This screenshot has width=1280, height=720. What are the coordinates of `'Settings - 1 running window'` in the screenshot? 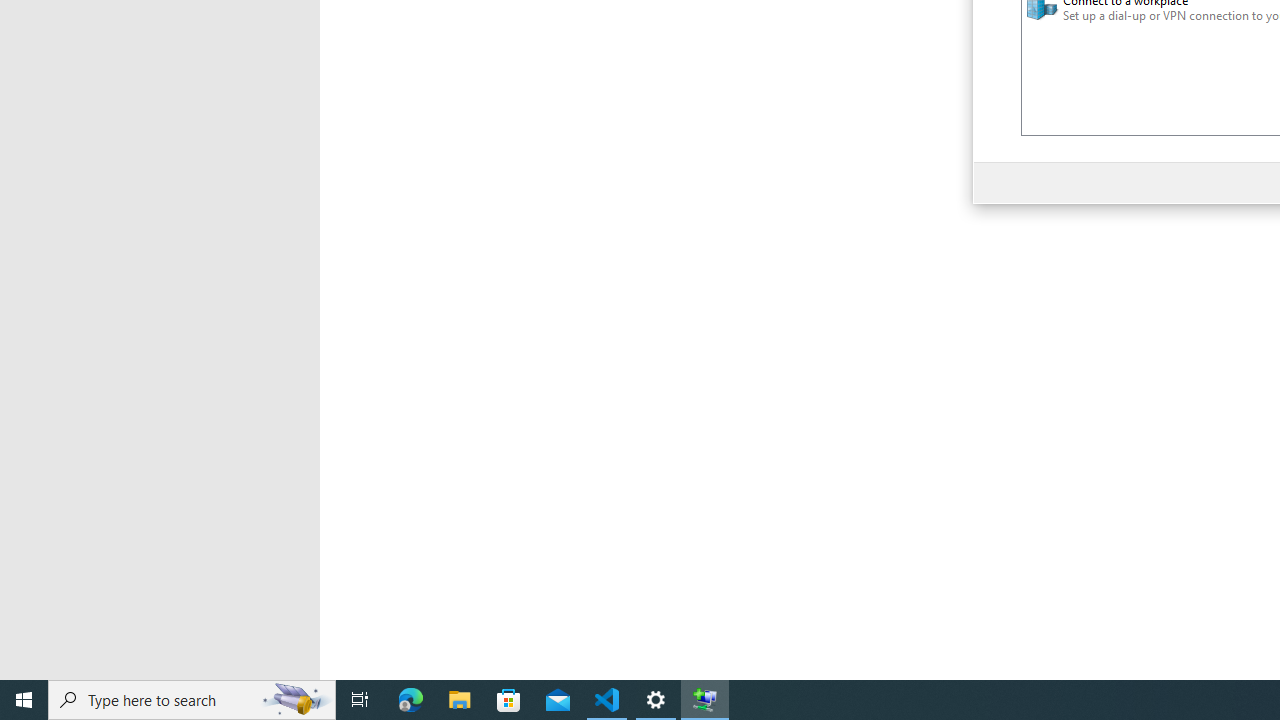 It's located at (656, 698).